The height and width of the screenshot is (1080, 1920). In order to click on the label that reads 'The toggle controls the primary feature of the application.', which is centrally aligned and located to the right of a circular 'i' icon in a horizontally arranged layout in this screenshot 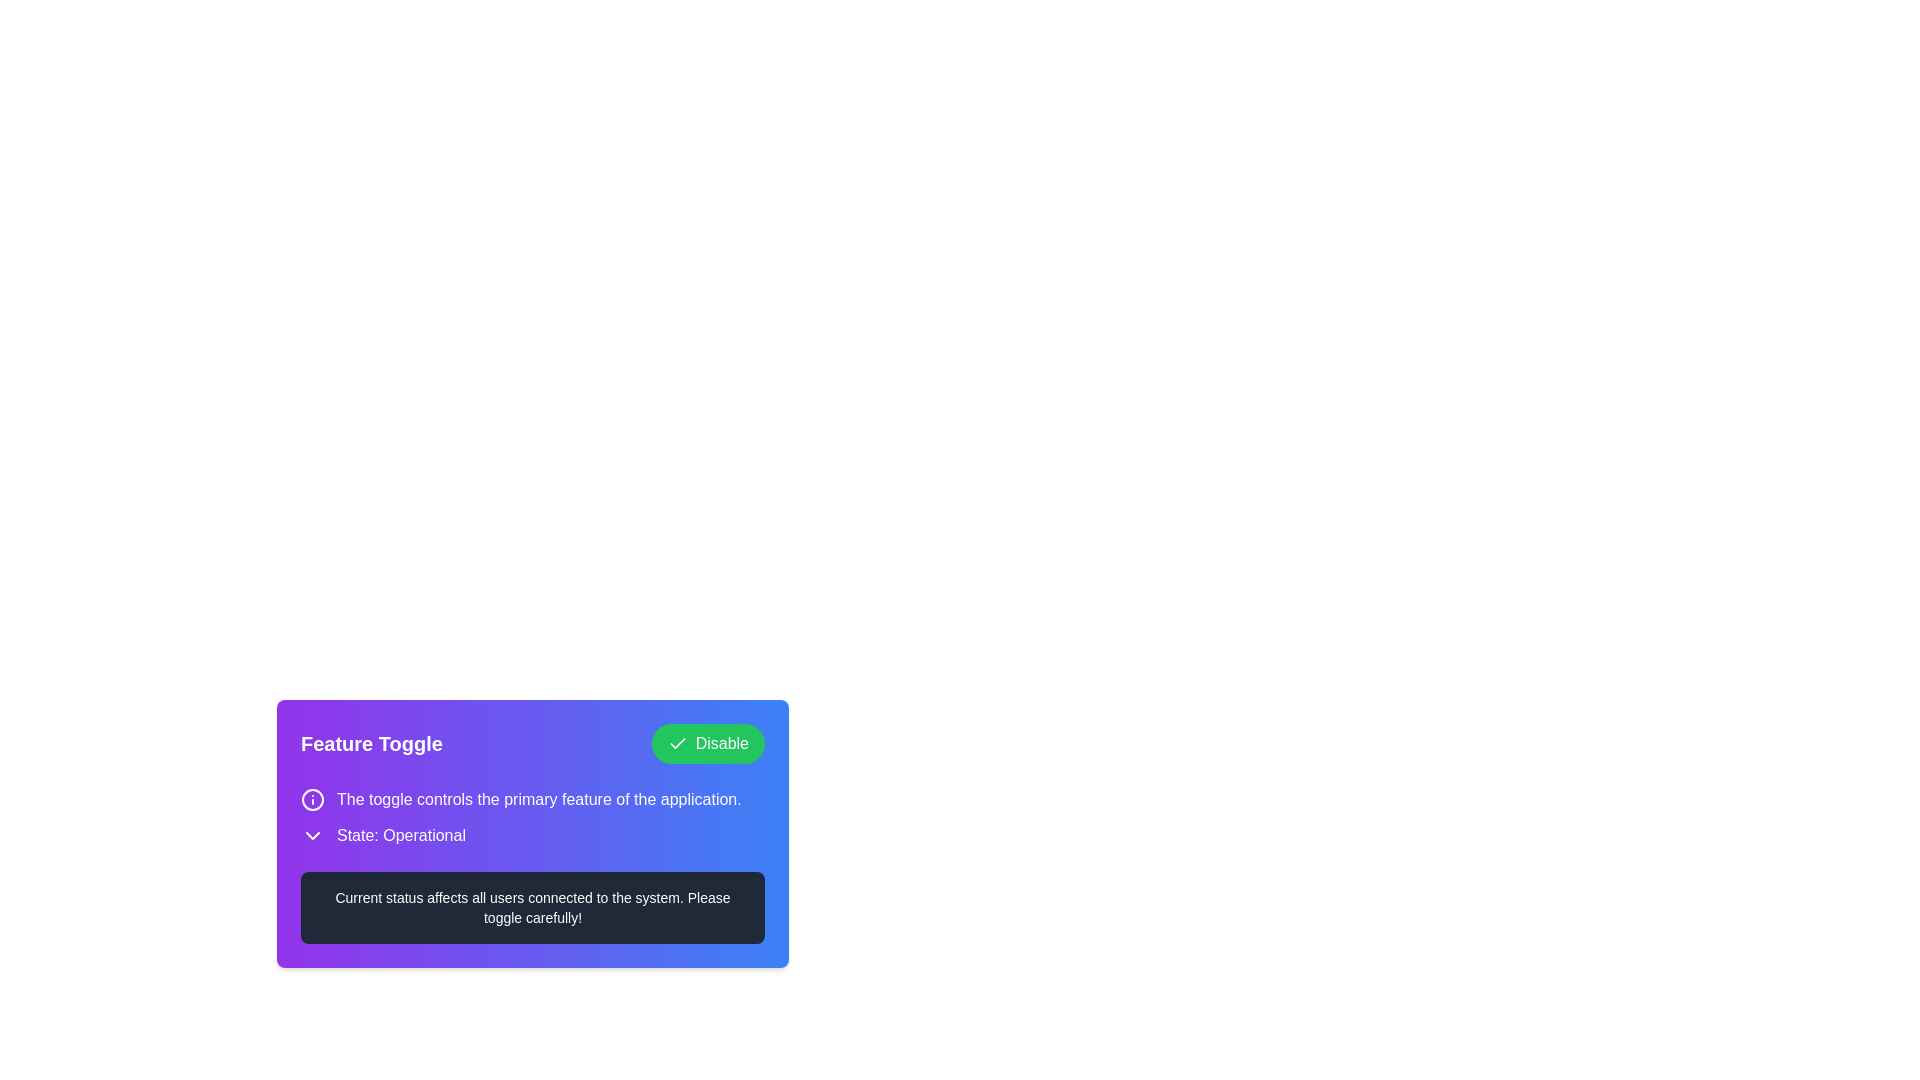, I will do `click(539, 798)`.